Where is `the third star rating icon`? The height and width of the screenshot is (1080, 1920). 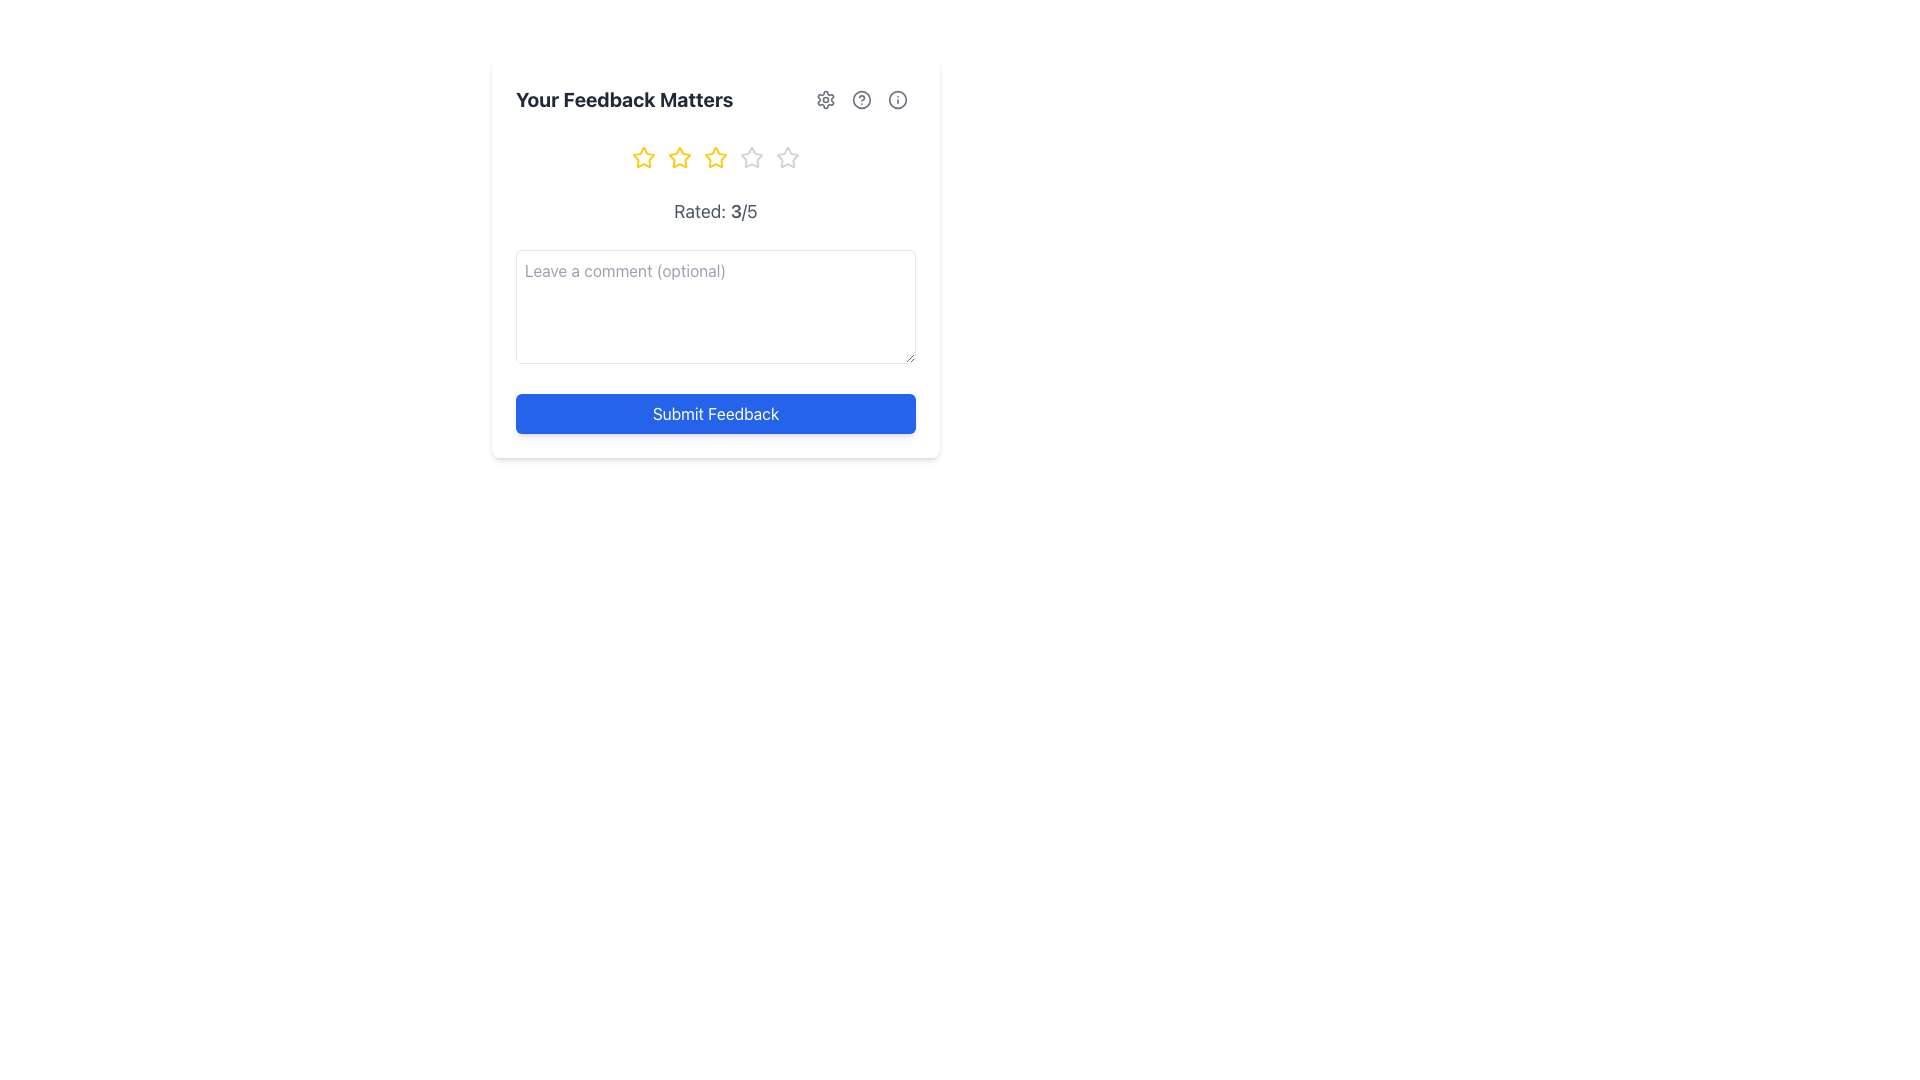 the third star rating icon is located at coordinates (715, 156).